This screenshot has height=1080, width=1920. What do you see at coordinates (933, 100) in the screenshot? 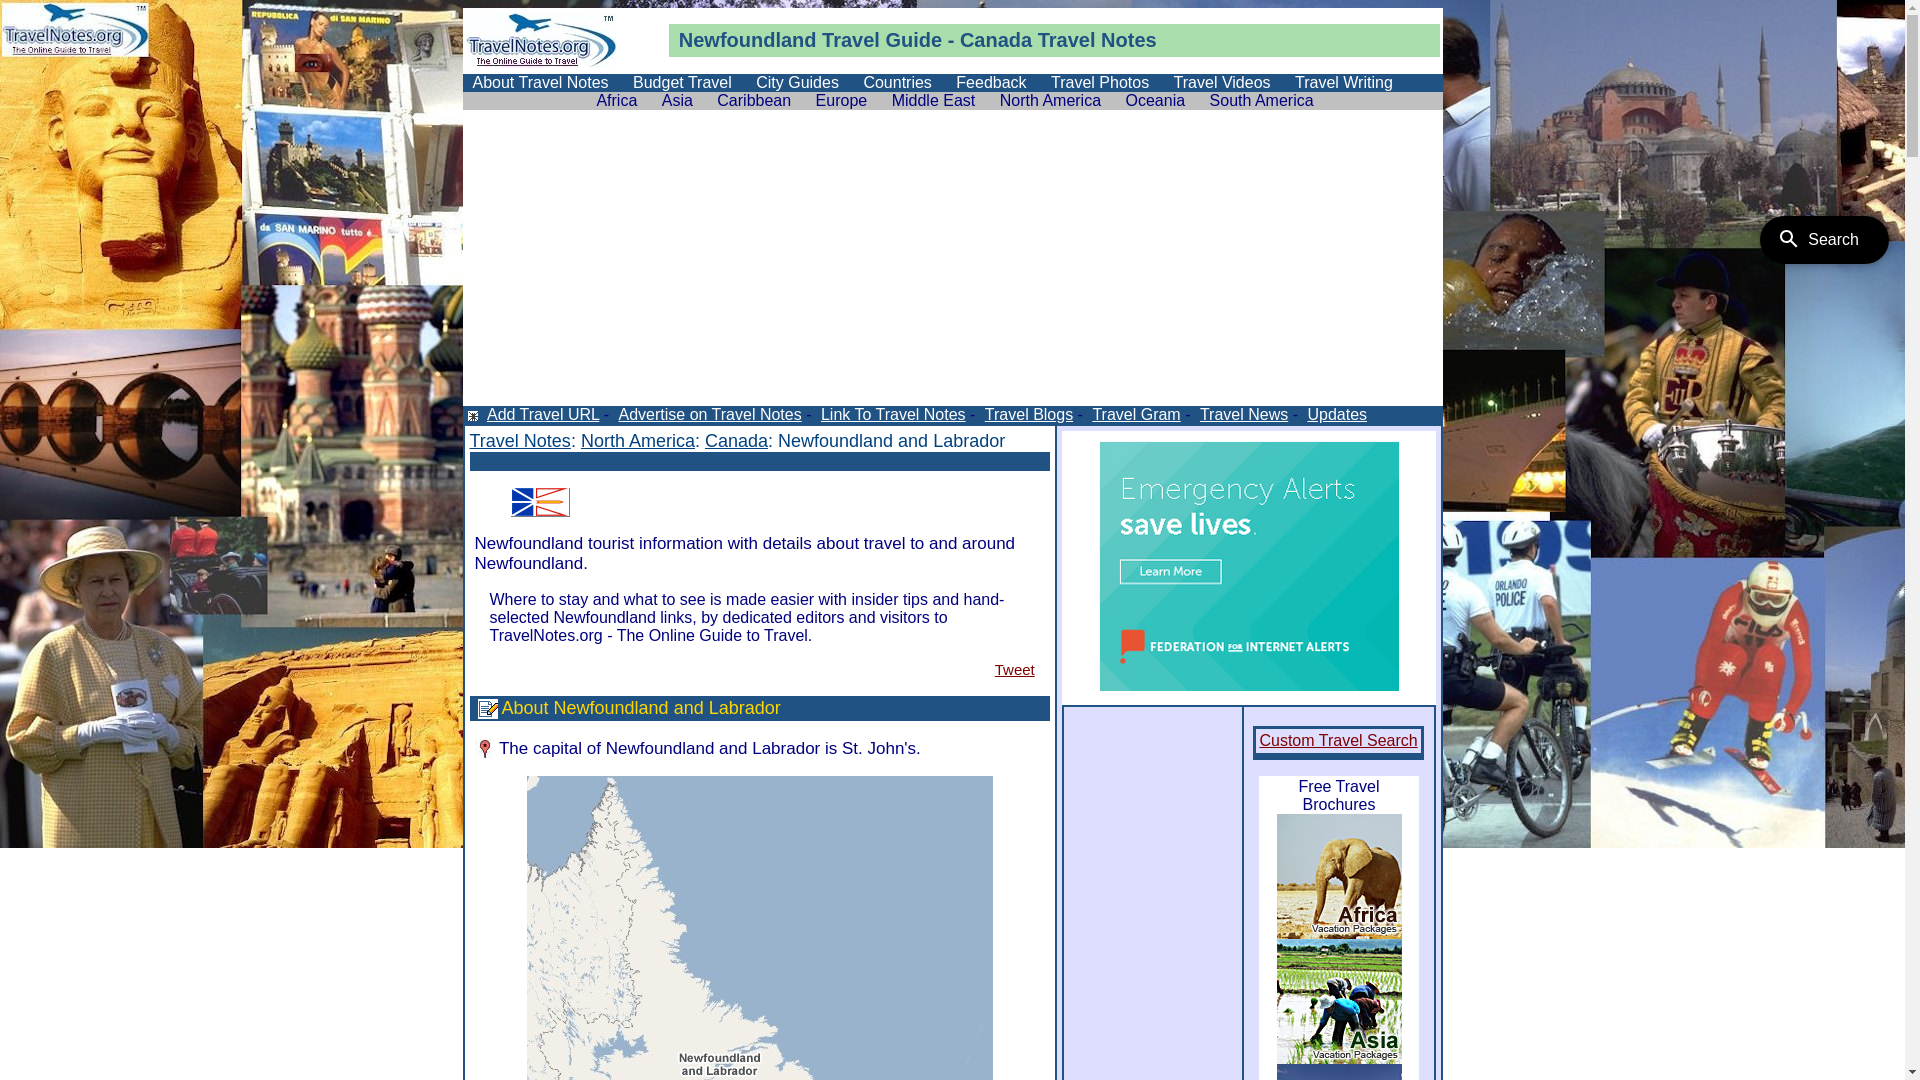
I see `'Middle East'` at bounding box center [933, 100].